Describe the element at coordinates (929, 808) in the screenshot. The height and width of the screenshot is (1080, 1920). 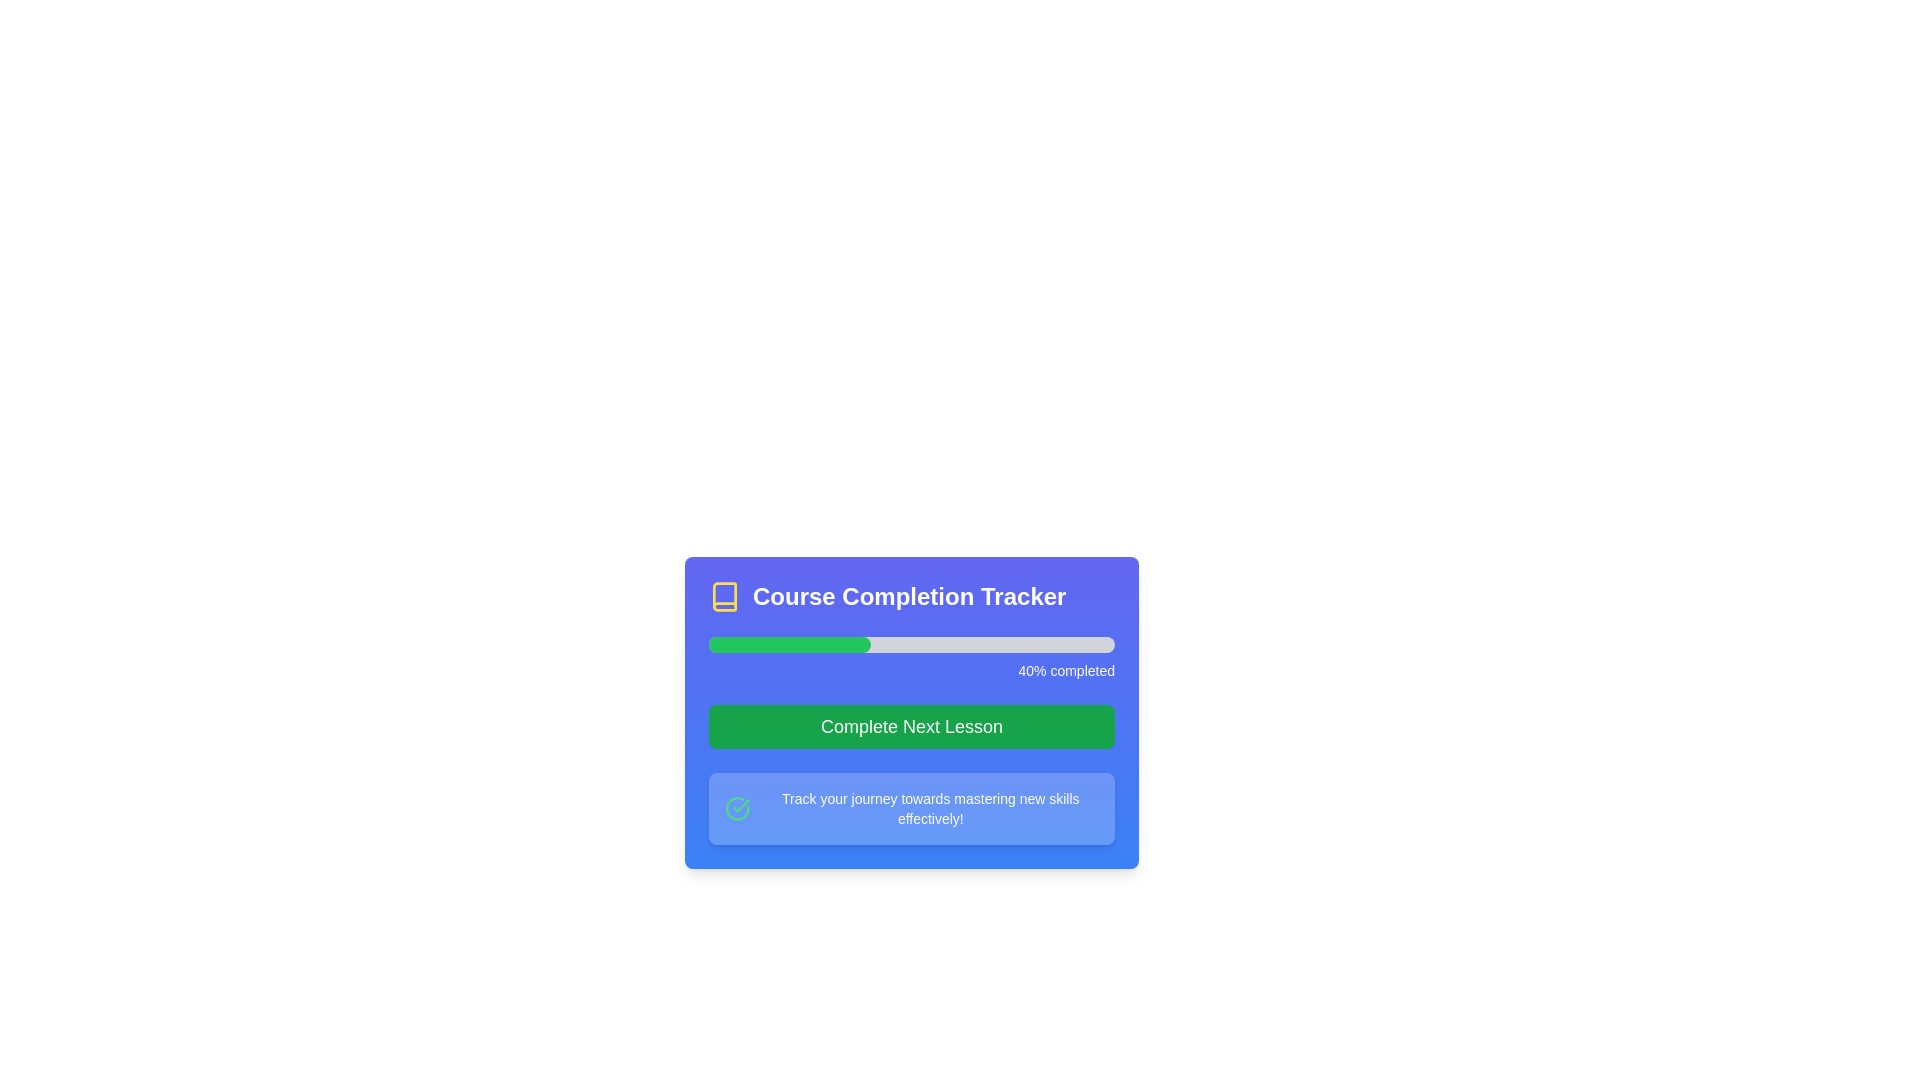
I see `the text label displaying 'Track your journey towards mastering new skills effectively!' located at the bottom of the interface, to the right of a green circular icon with a checkmark` at that location.